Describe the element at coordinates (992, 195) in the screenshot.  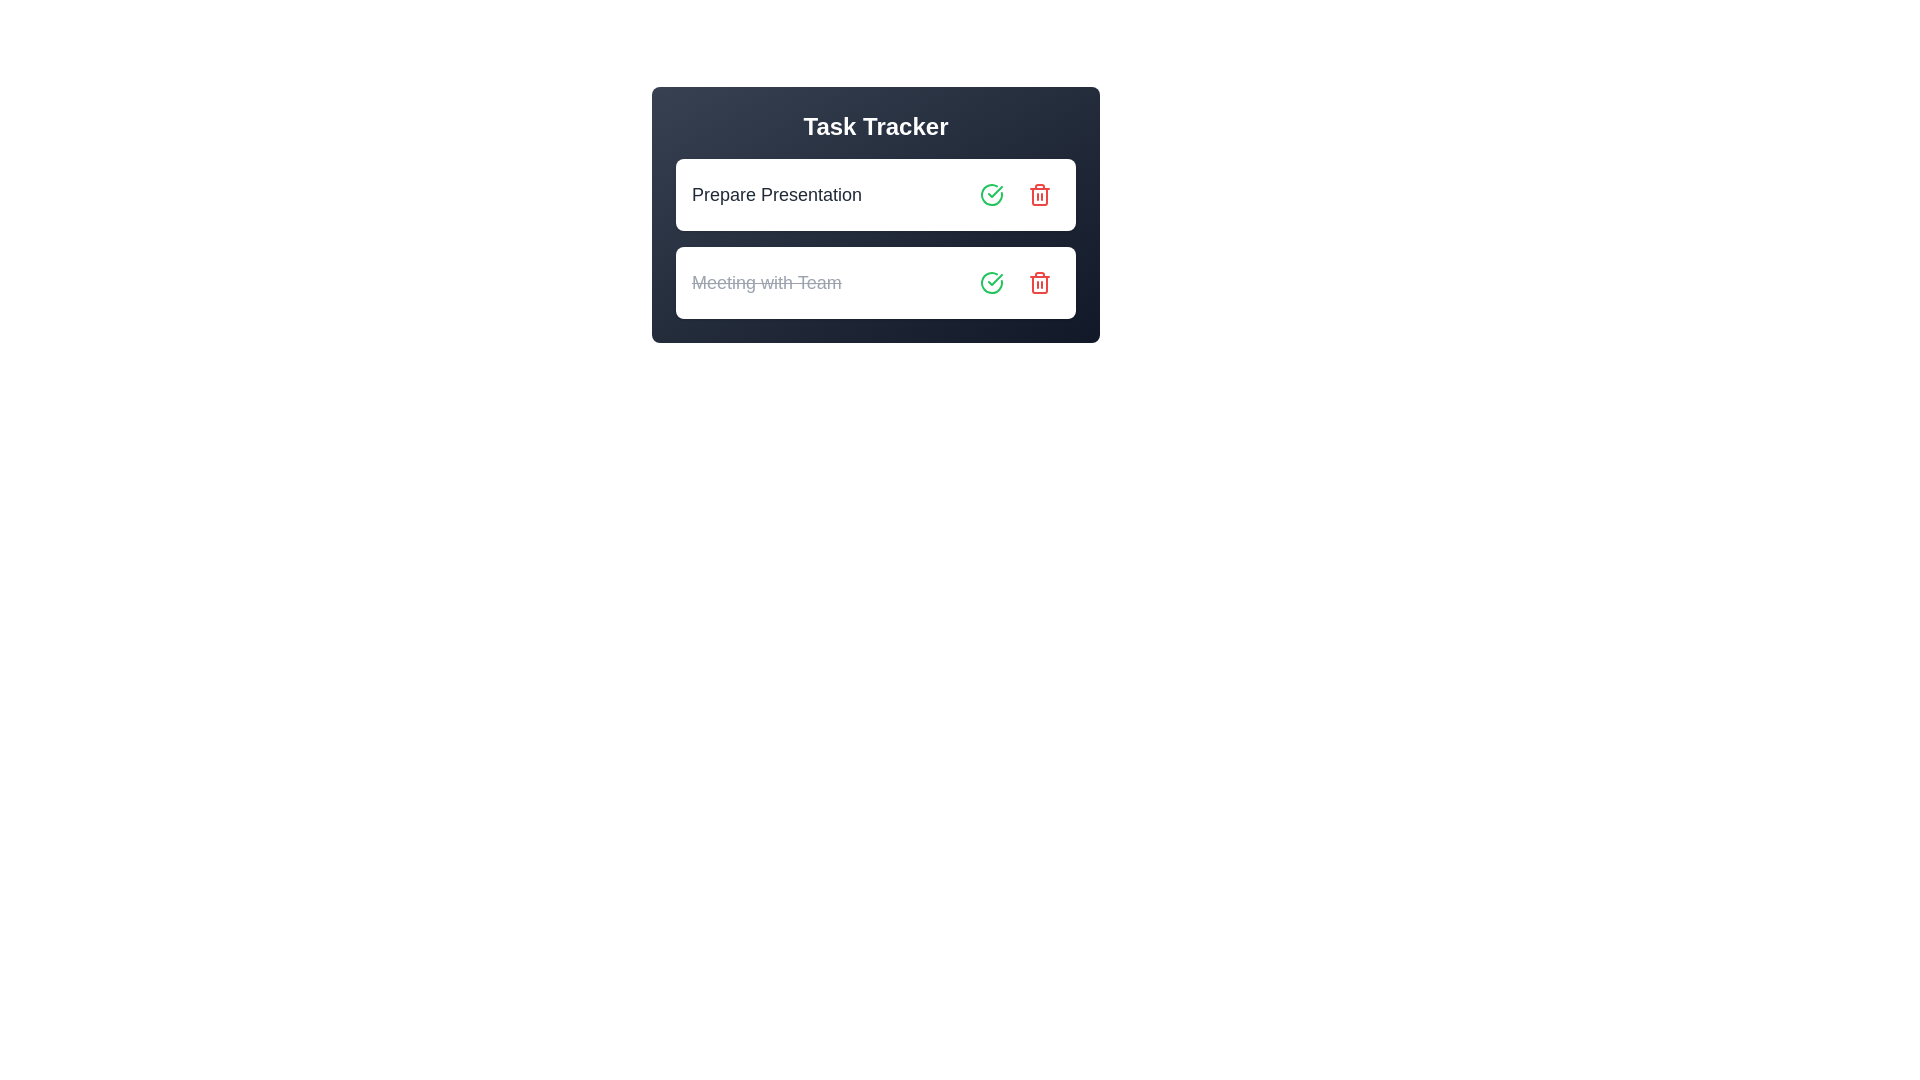
I see `tab navigation` at that location.